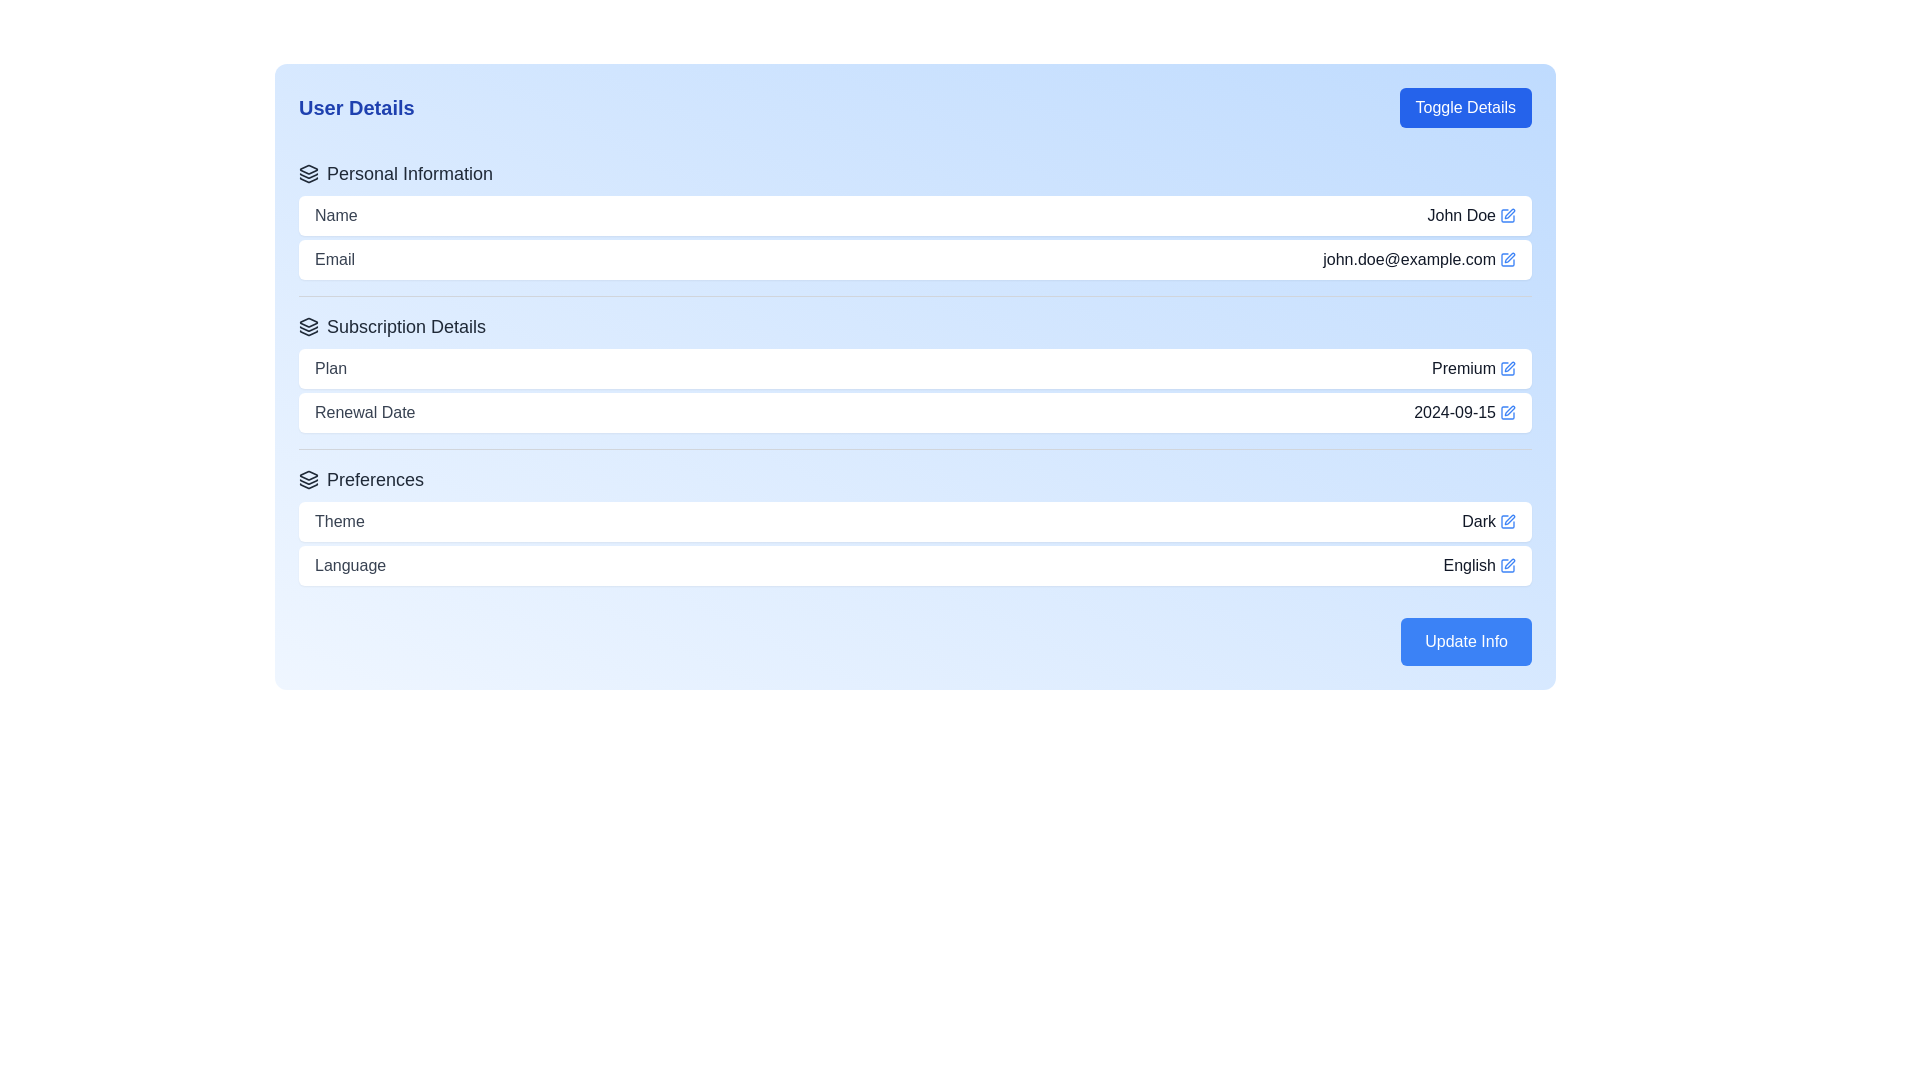 The width and height of the screenshot is (1920, 1080). What do you see at coordinates (1507, 566) in the screenshot?
I see `the blue square-shaped pencil icon adjacent to the text 'English' in the 'Language' field under the 'Preferences' section` at bounding box center [1507, 566].